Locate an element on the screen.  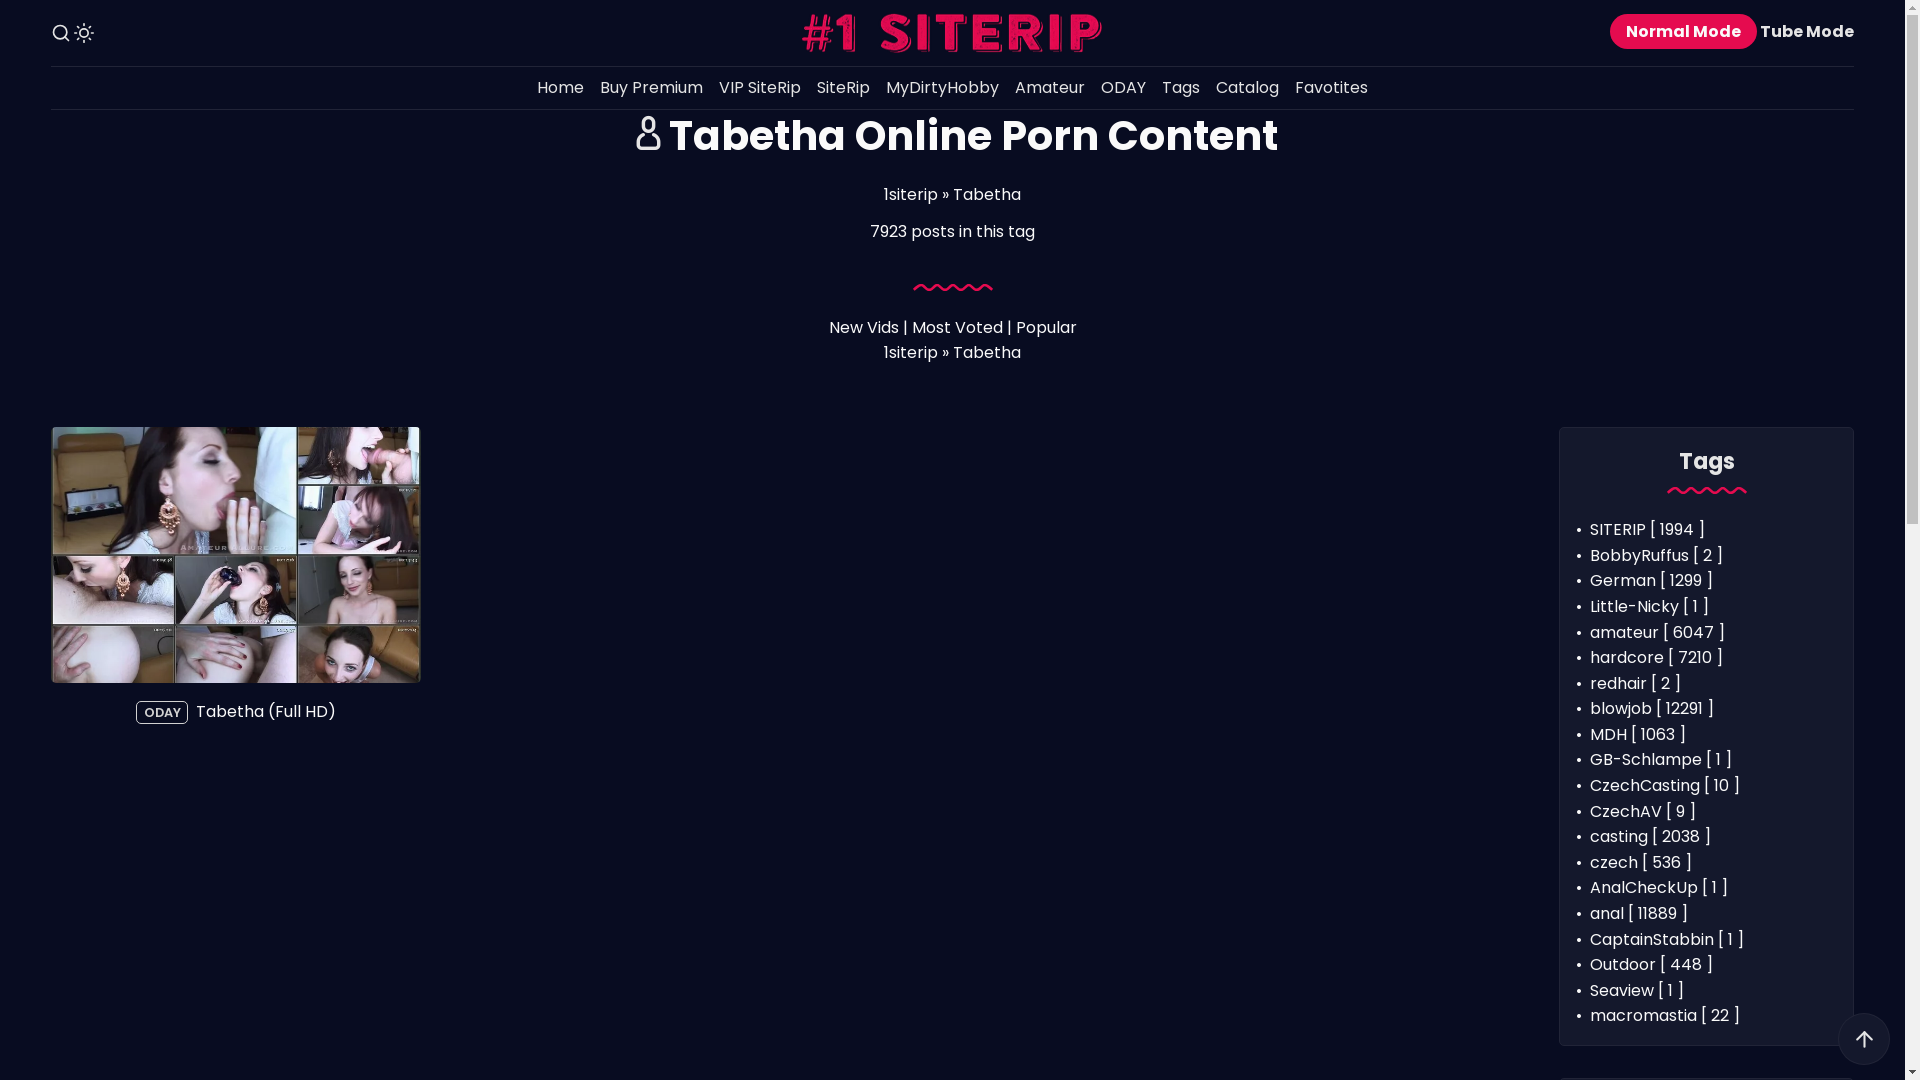
'Normal Mode' is located at coordinates (1682, 31).